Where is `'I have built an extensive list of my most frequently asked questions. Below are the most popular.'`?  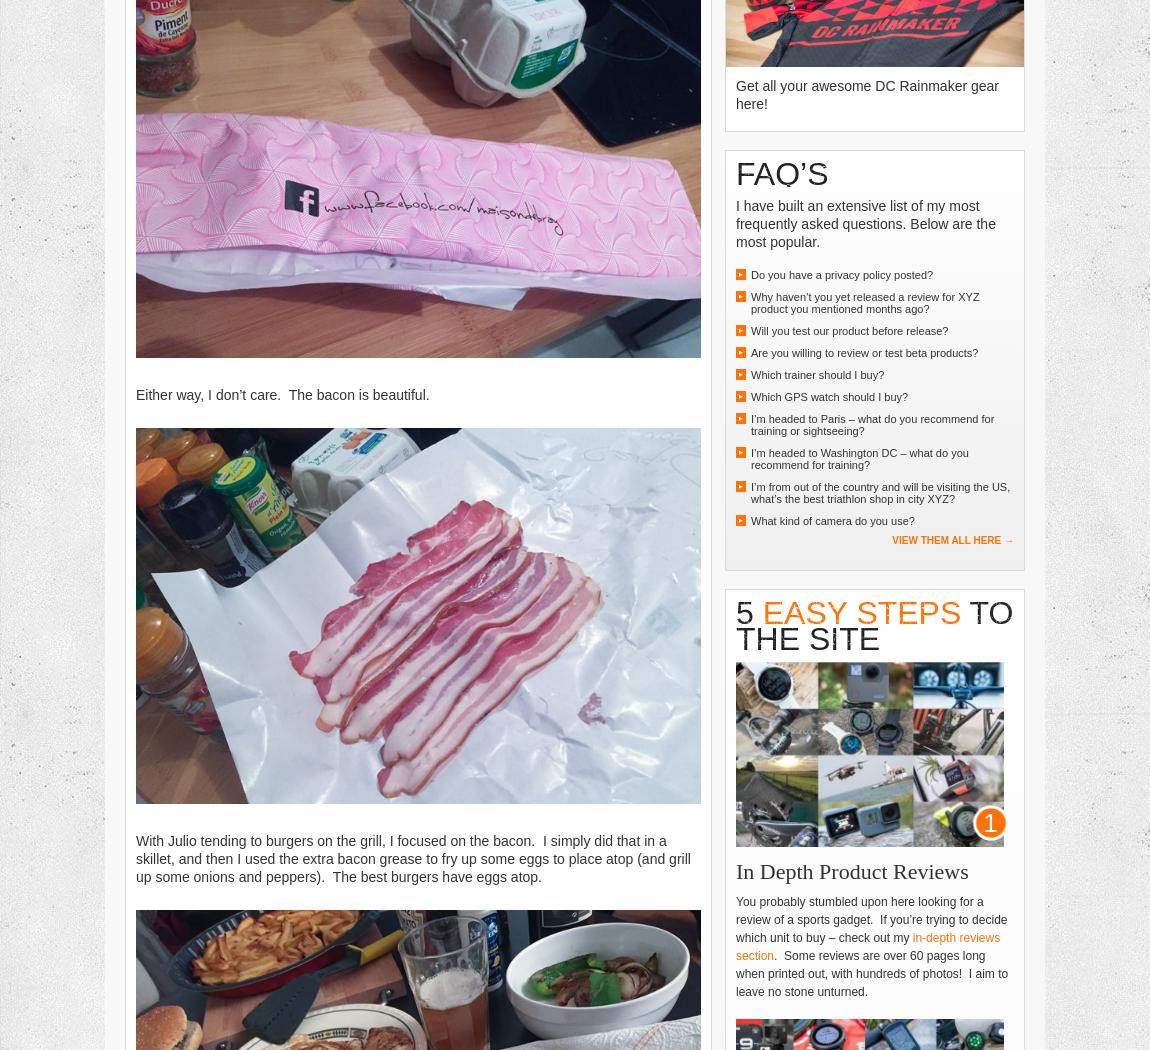
'I have built an extensive list of my most frequently asked questions. Below are the most popular.' is located at coordinates (865, 222).